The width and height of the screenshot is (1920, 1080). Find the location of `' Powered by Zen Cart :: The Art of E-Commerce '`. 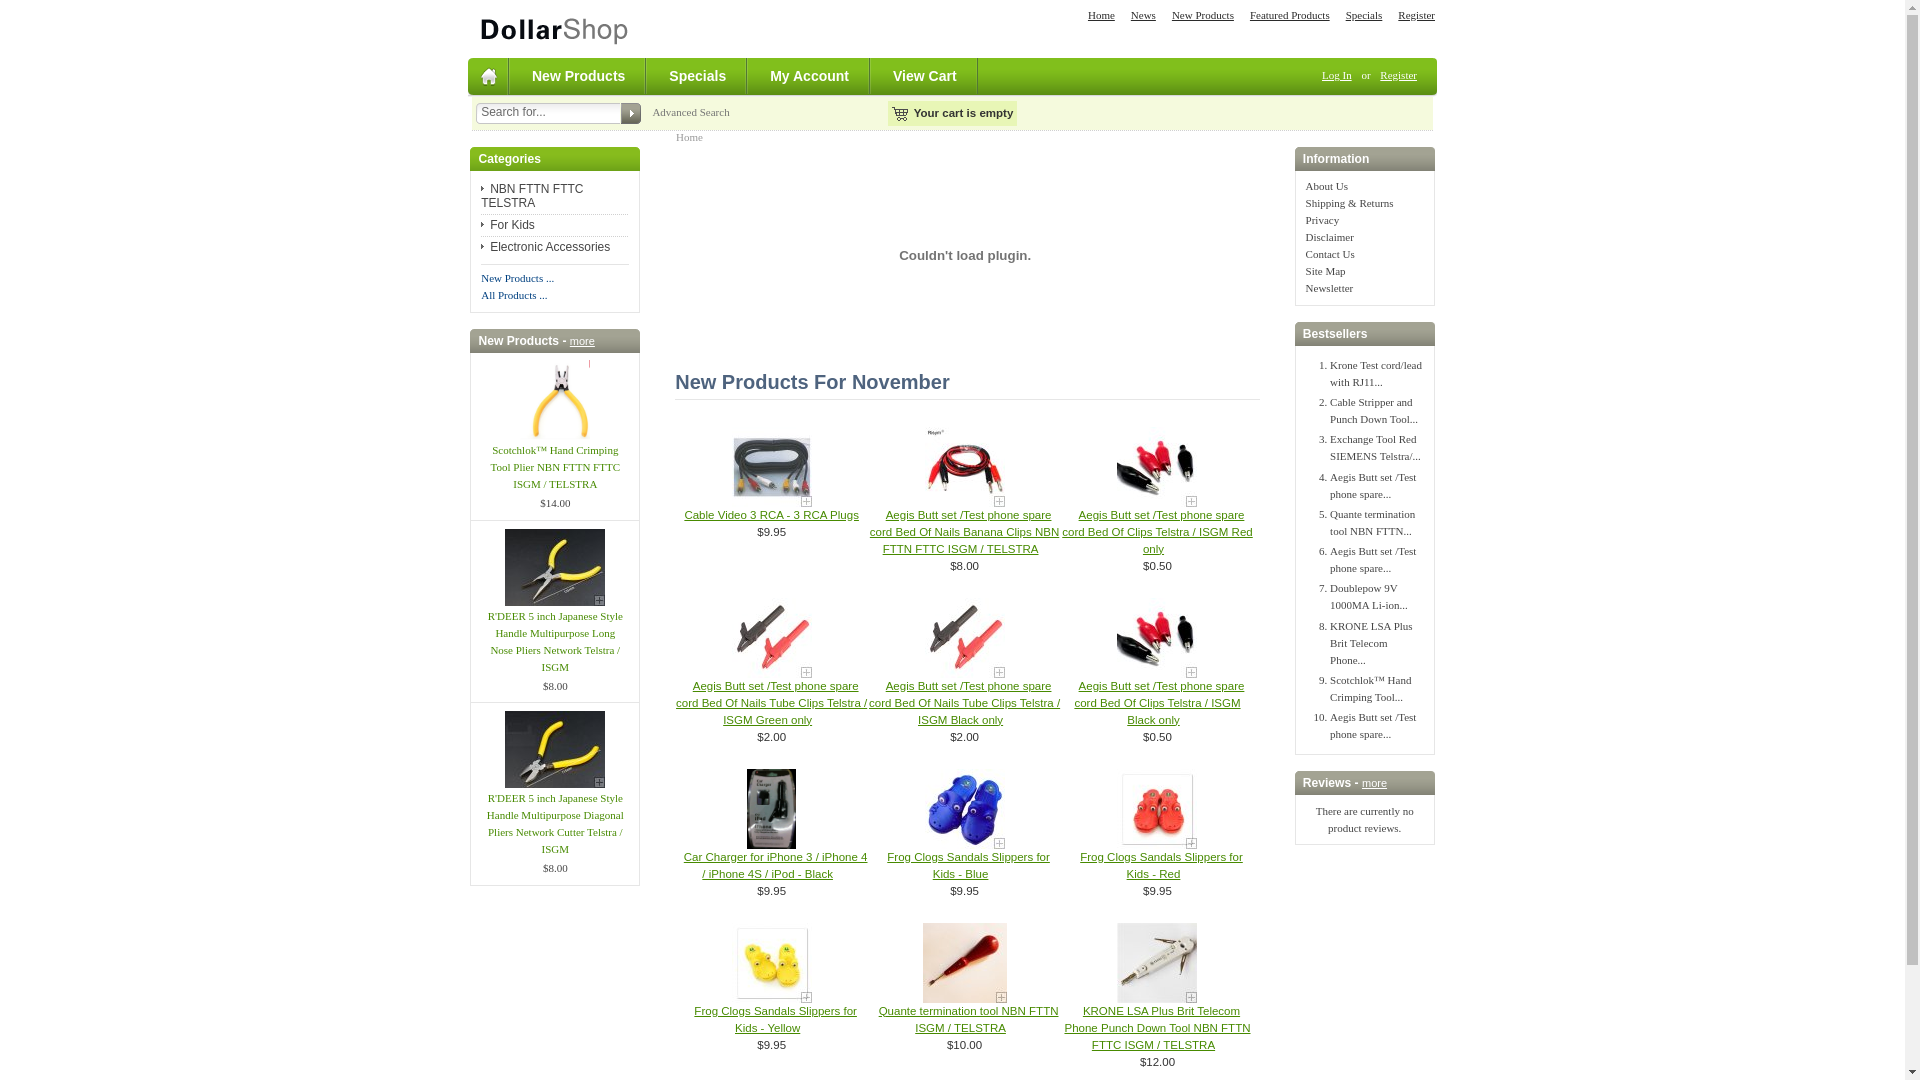

' Powered by Zen Cart :: The Art of E-Commerce ' is located at coordinates (466, 27).